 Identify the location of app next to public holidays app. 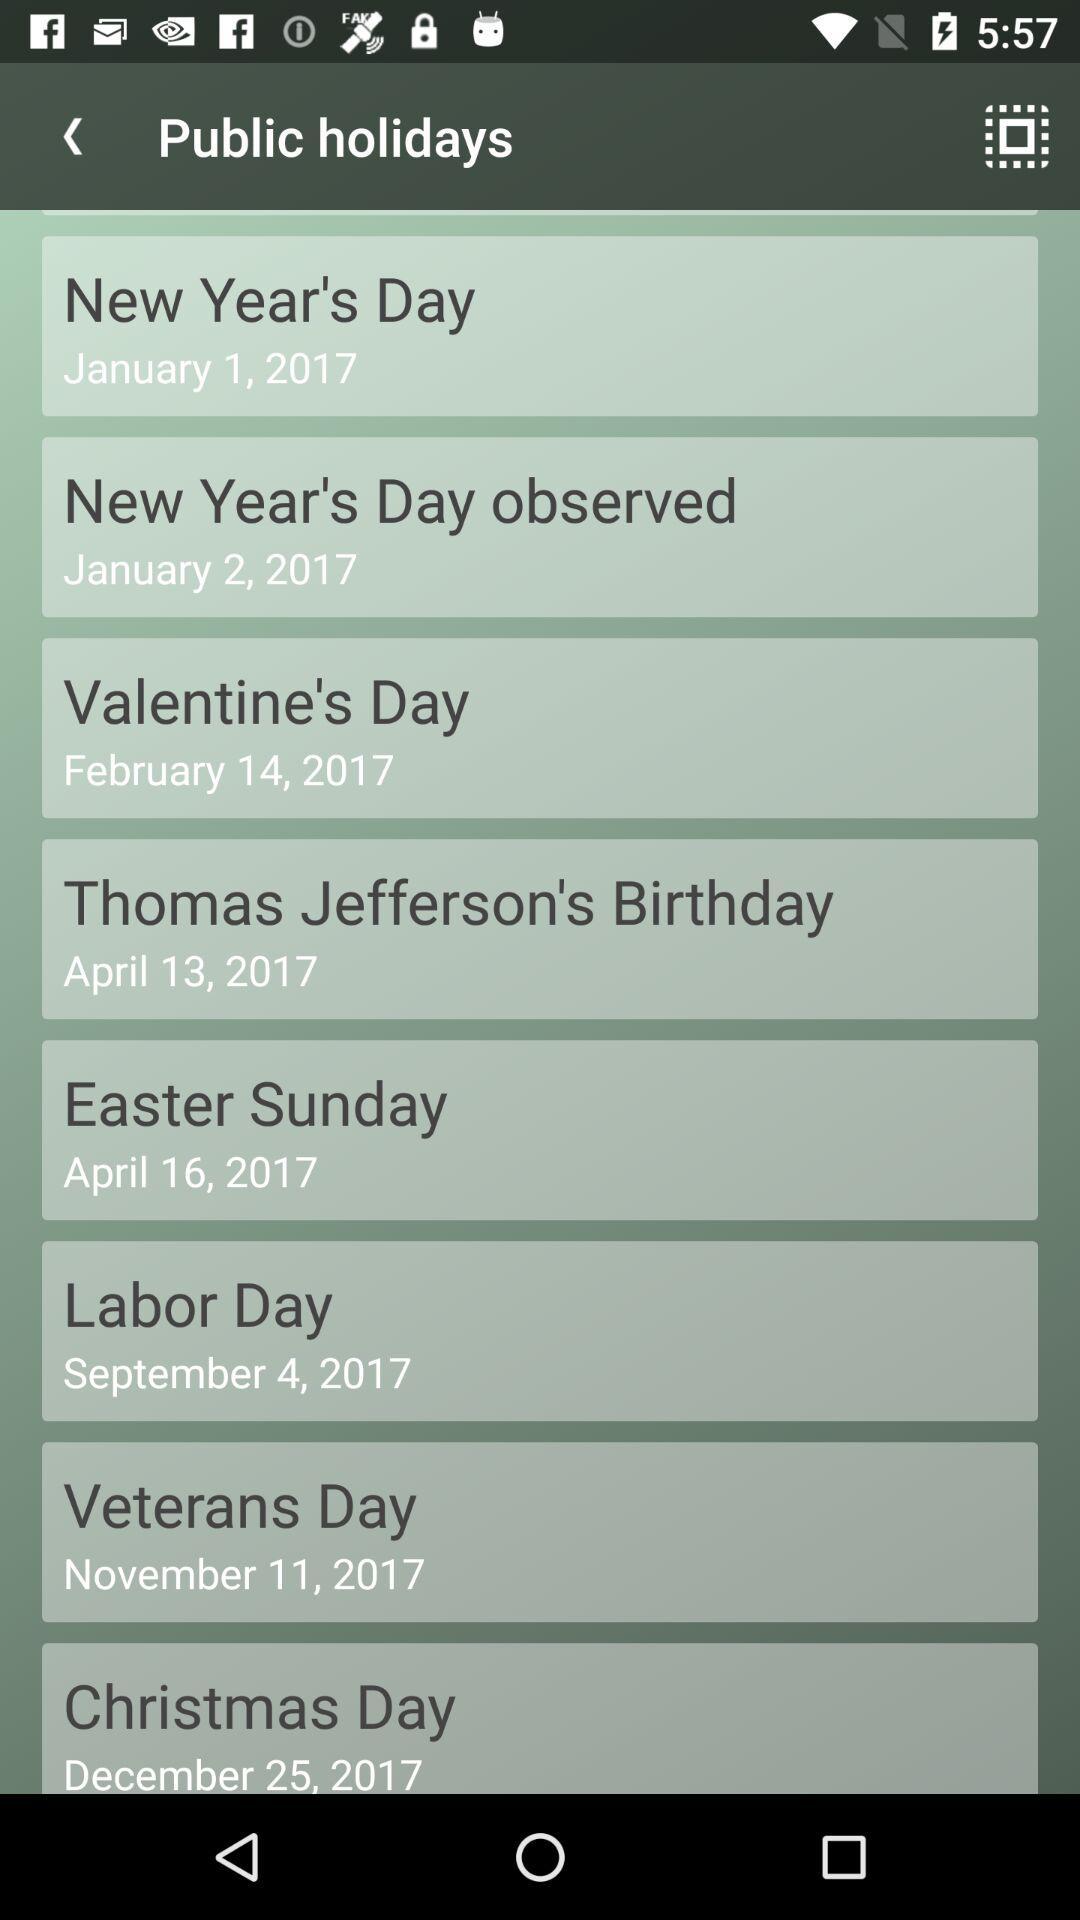
(1017, 135).